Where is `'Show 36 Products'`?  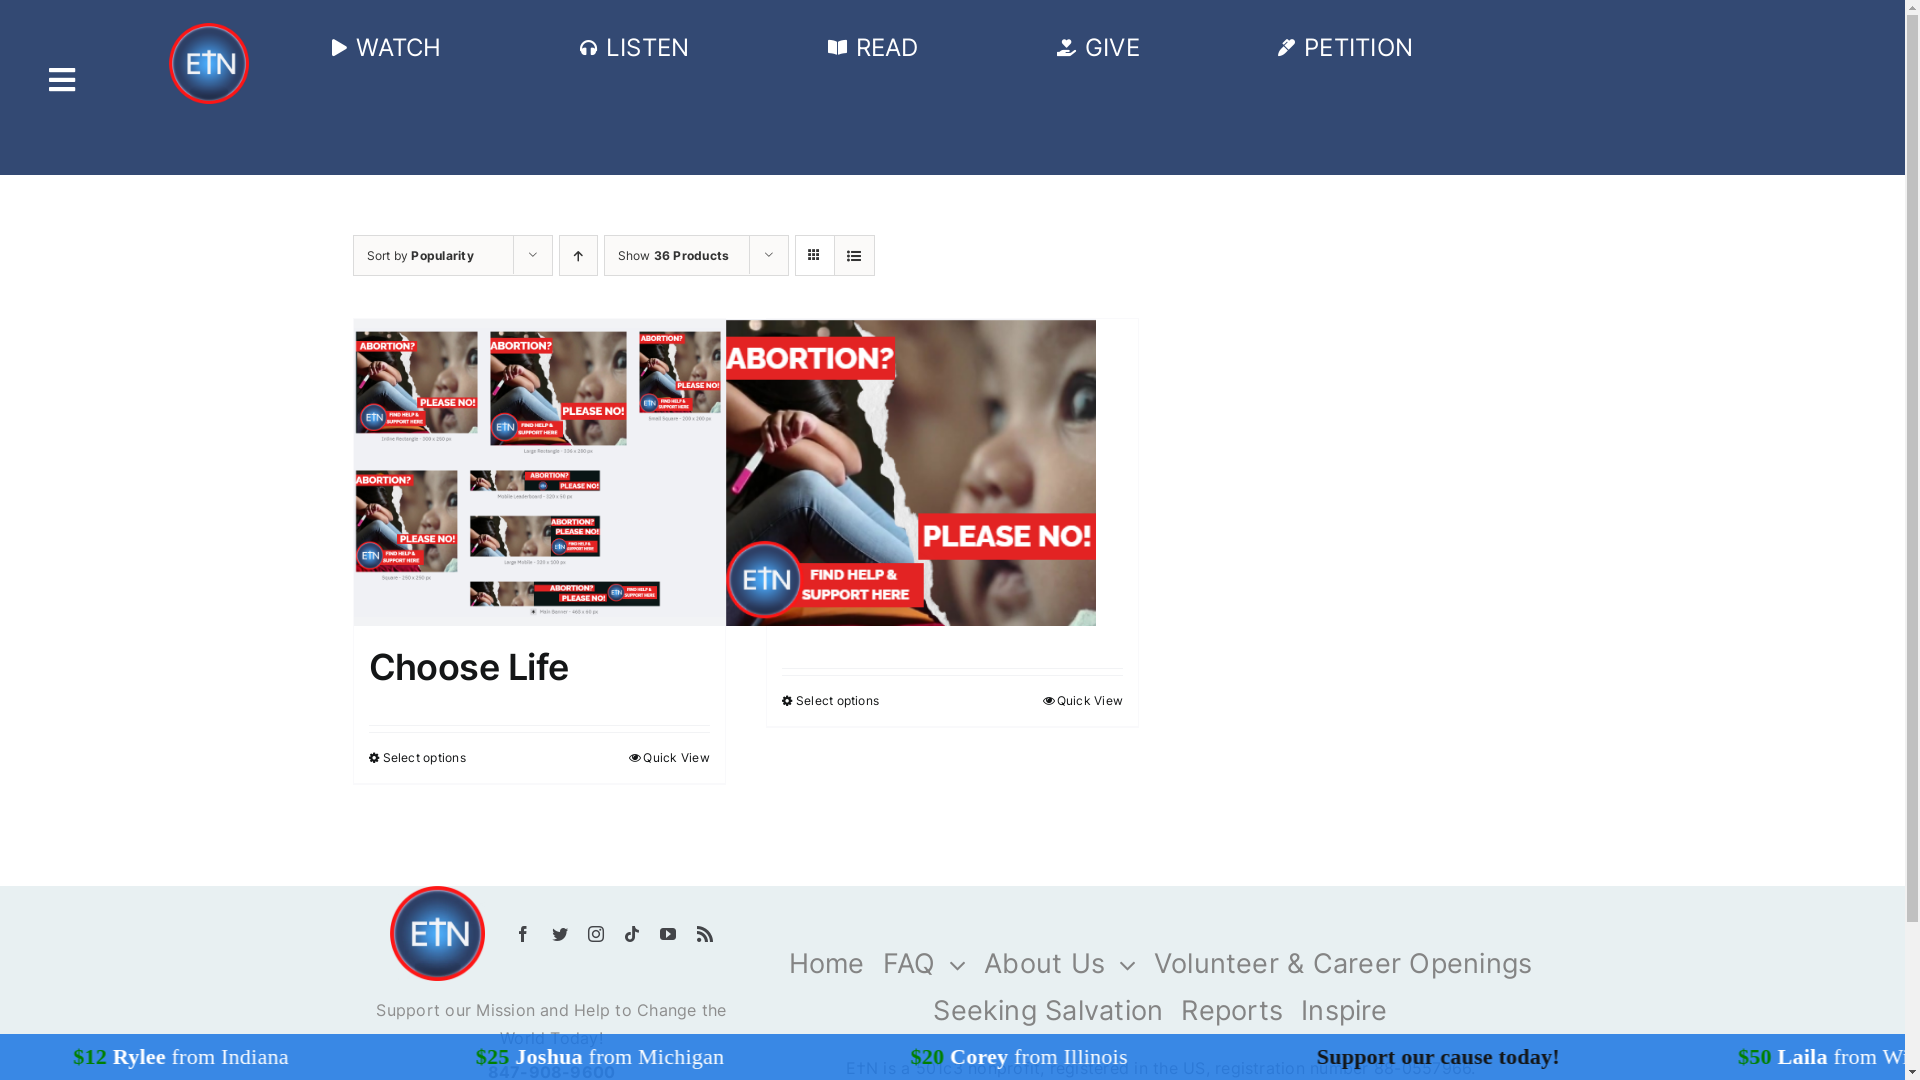
'Show 36 Products' is located at coordinates (673, 254).